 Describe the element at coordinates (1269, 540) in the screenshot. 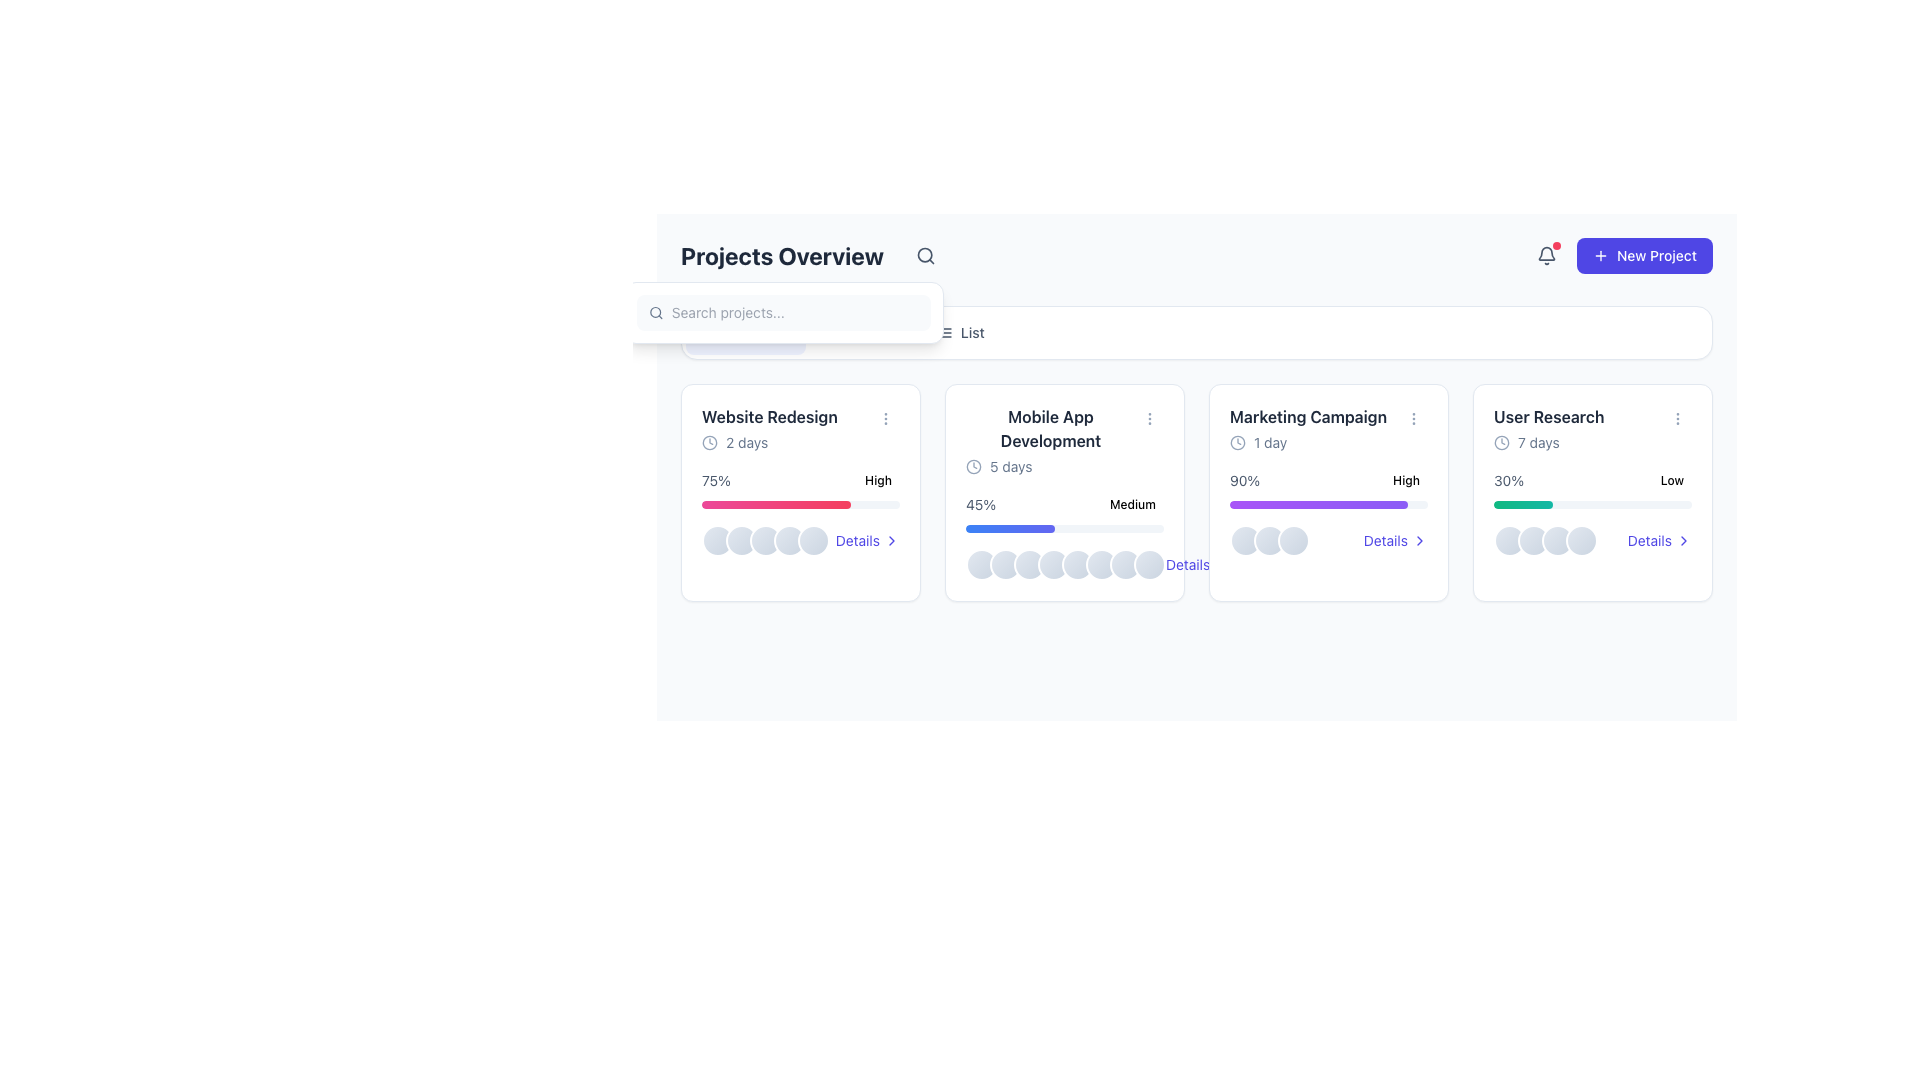

I see `the second circular decorative icon representing a team member or project status, located below 'Marketing Campaign' in the project summary grid` at that location.